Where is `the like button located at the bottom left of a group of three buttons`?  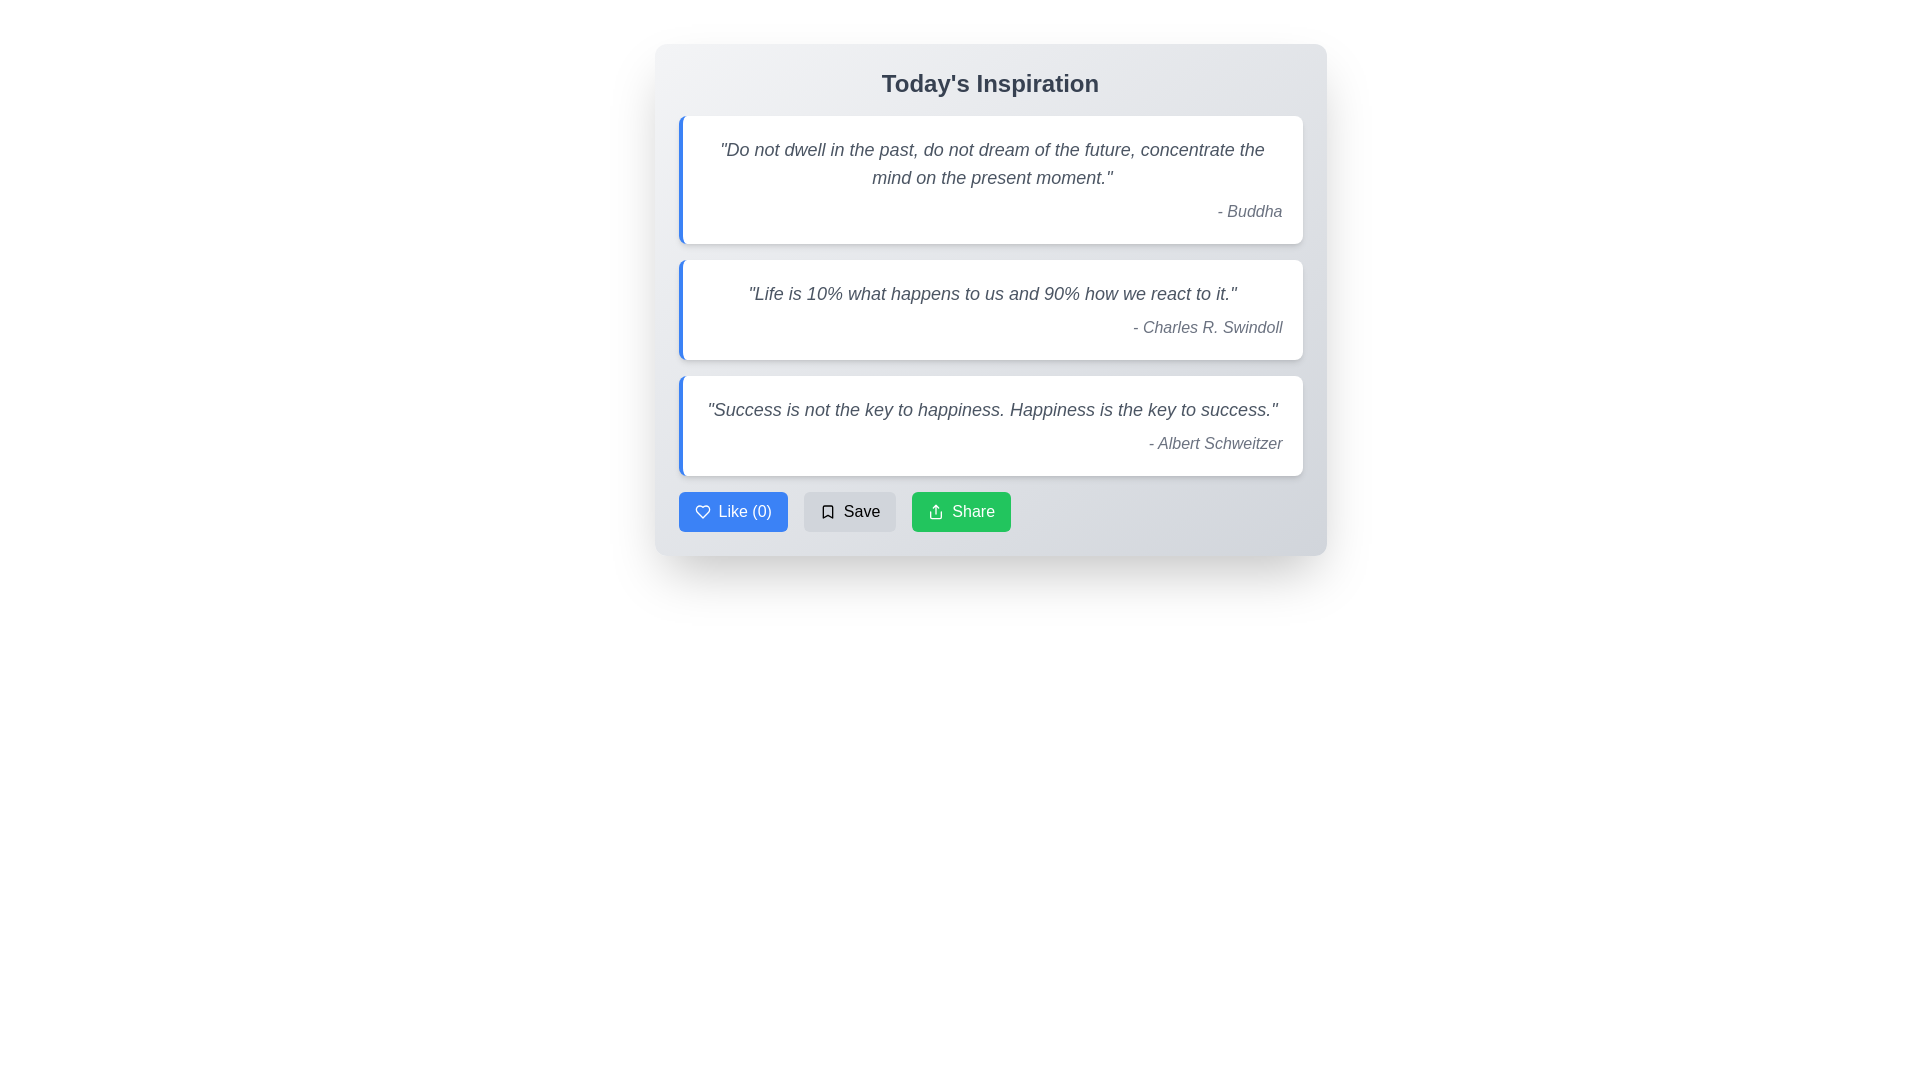 the like button located at the bottom left of a group of three buttons is located at coordinates (732, 511).